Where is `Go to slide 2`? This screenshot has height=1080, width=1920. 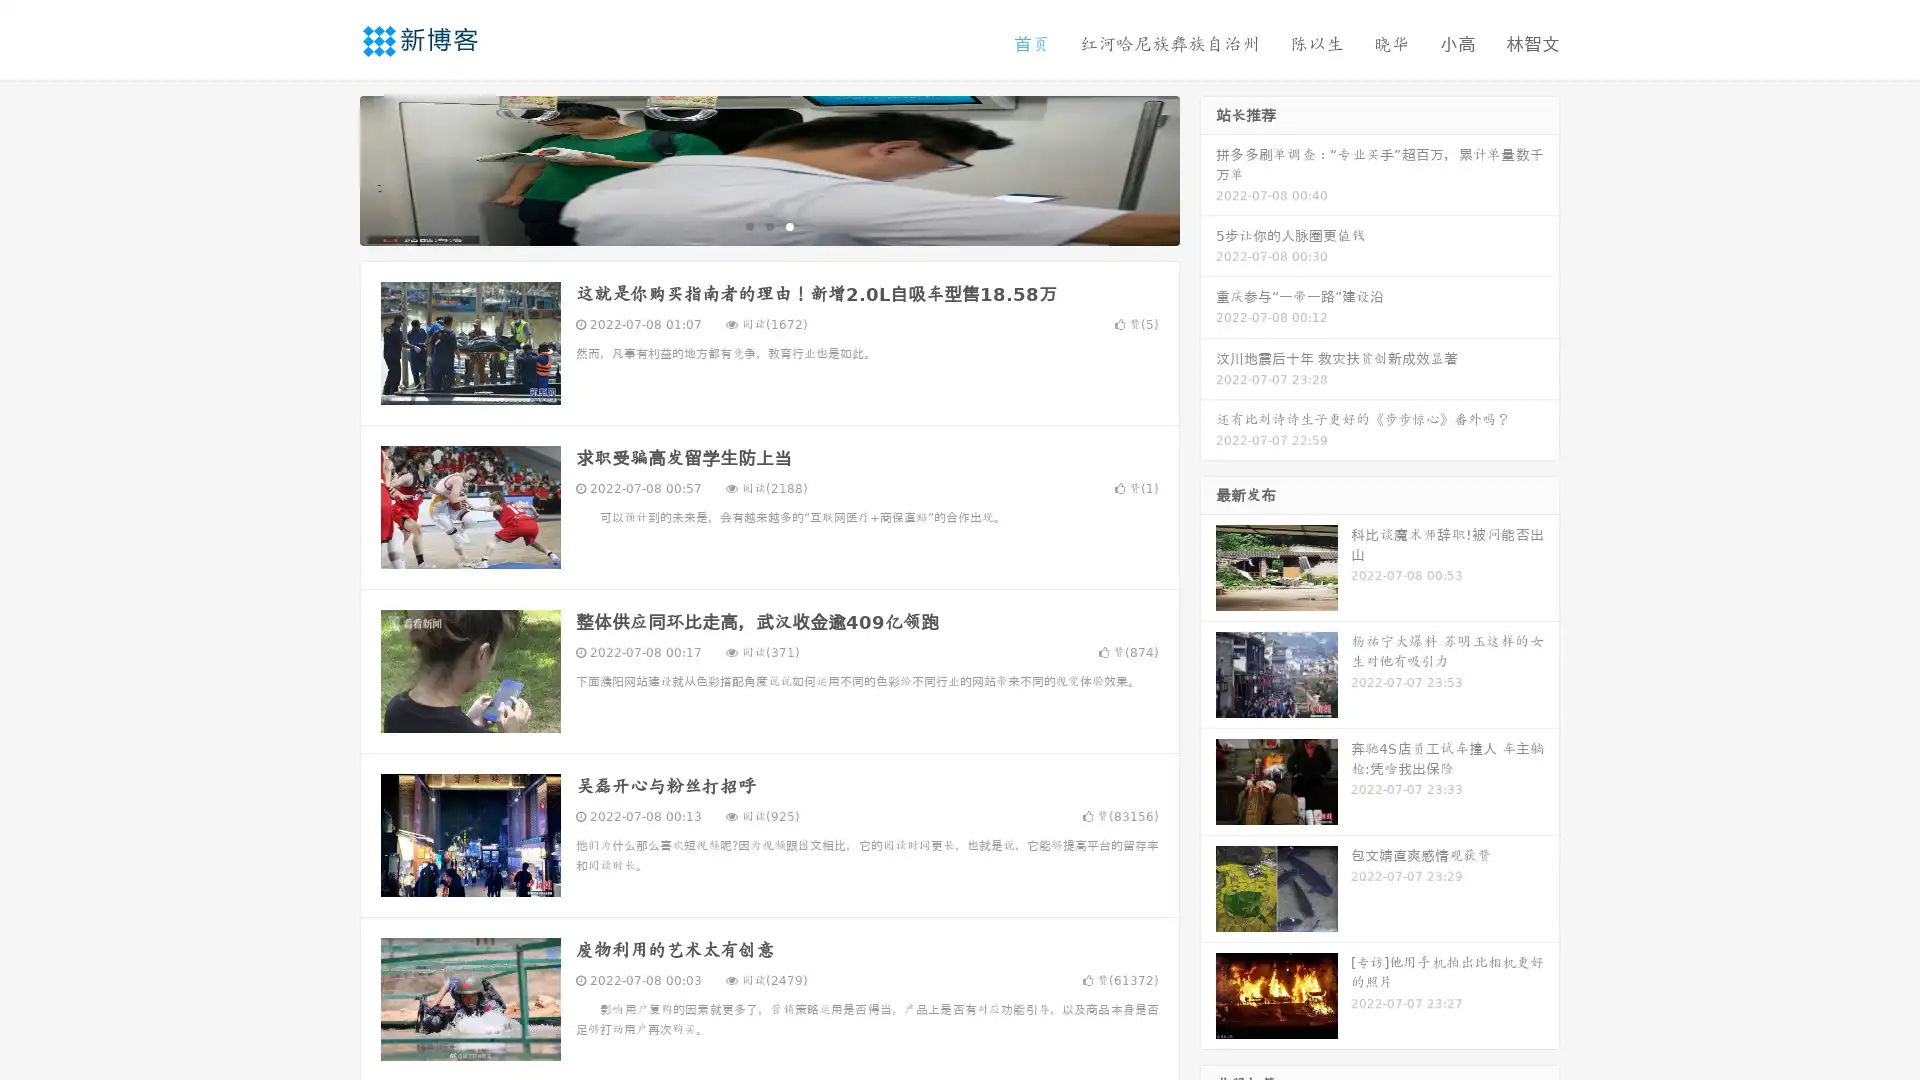 Go to slide 2 is located at coordinates (768, 225).